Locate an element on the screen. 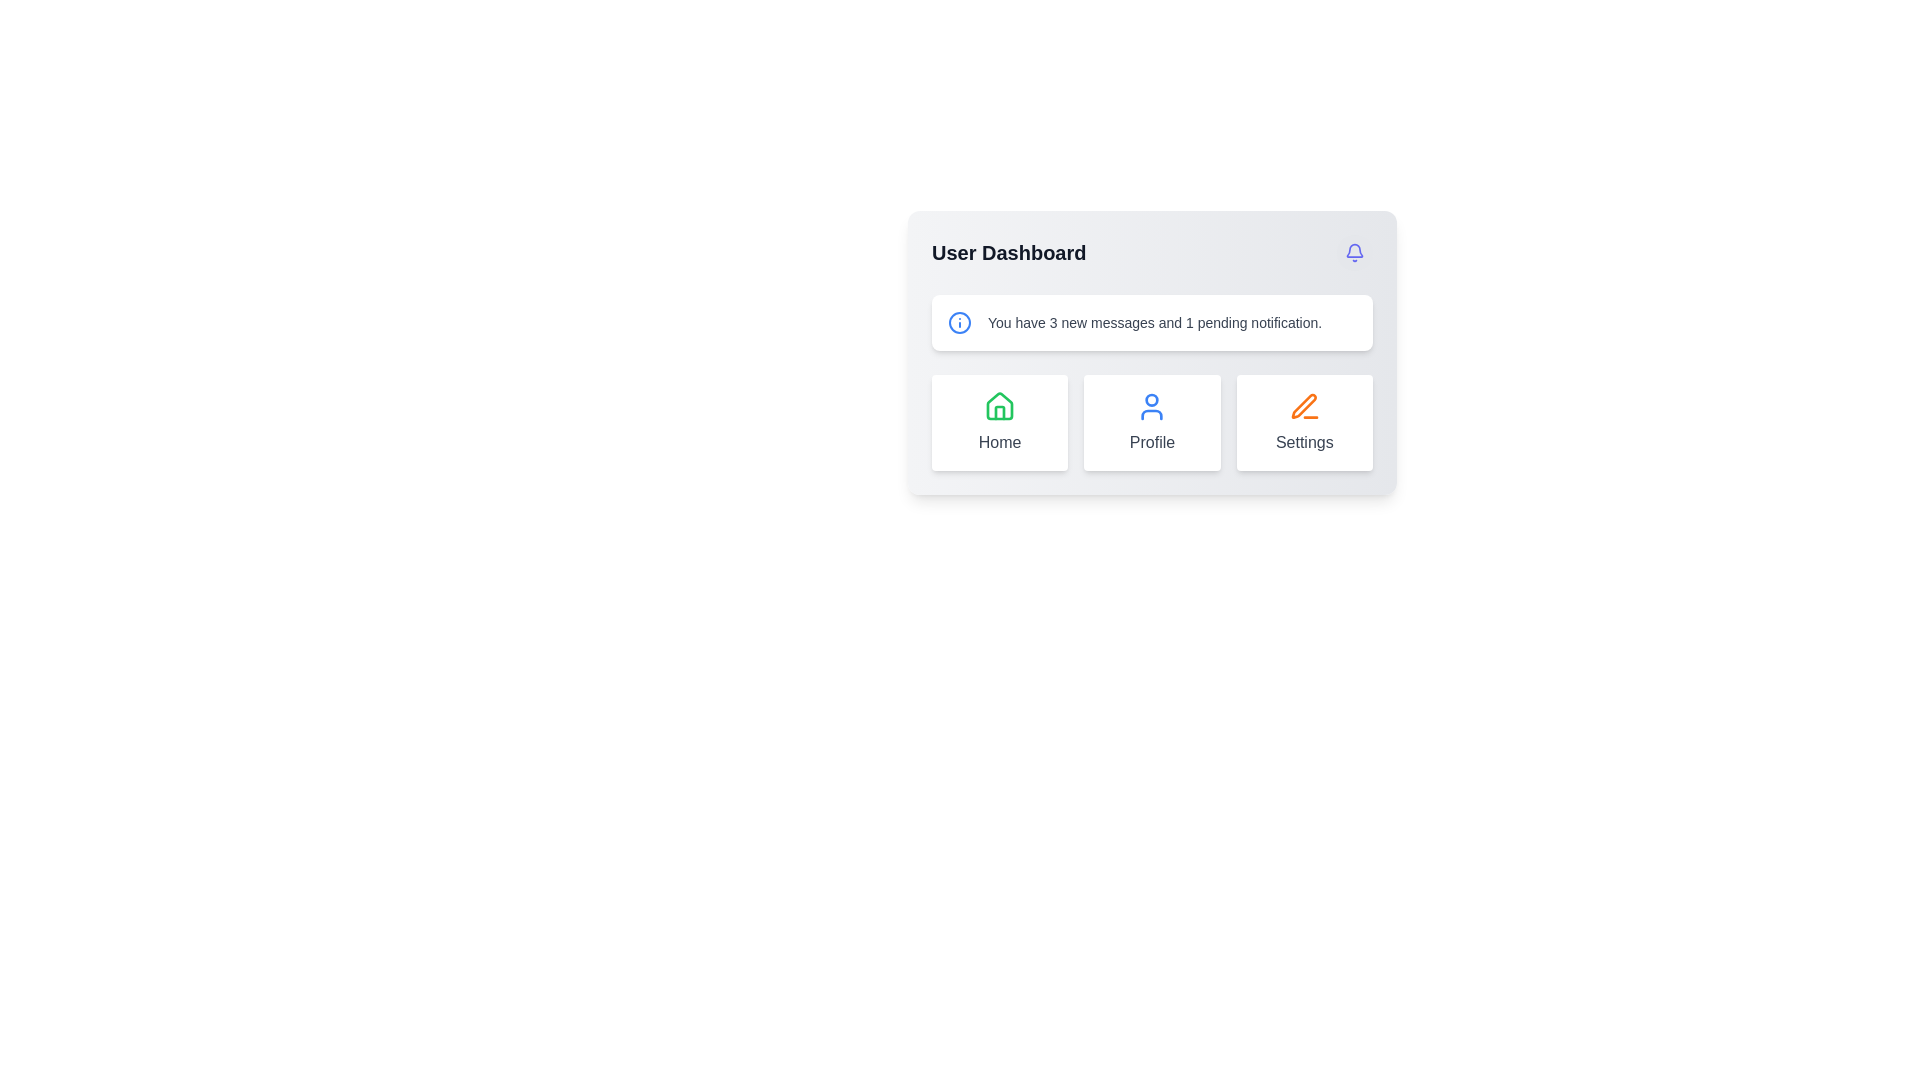 Image resolution: width=1920 pixels, height=1080 pixels. the 'Profile' button within the Card interface is located at coordinates (1152, 352).